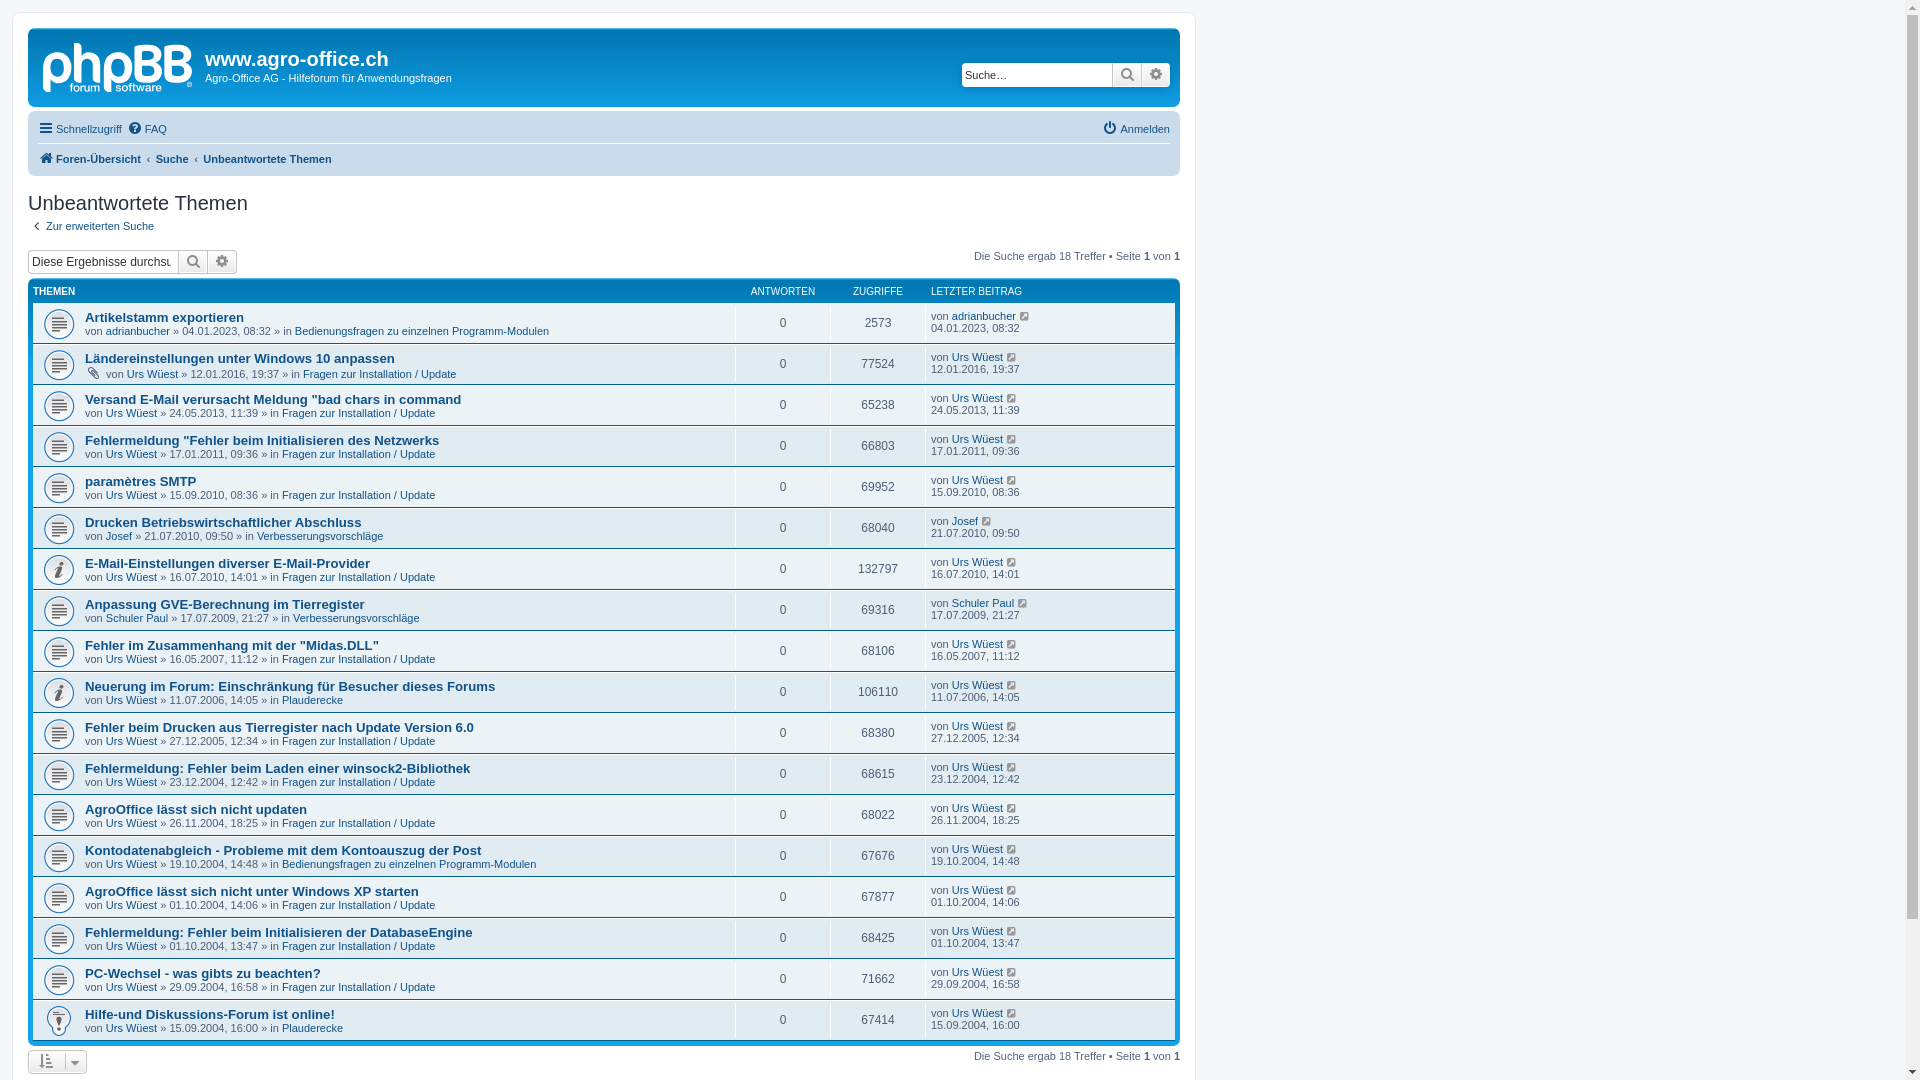 Image resolution: width=1920 pixels, height=1080 pixels. Describe the element at coordinates (358, 945) in the screenshot. I see `'Fragen zur Installation / Update'` at that location.